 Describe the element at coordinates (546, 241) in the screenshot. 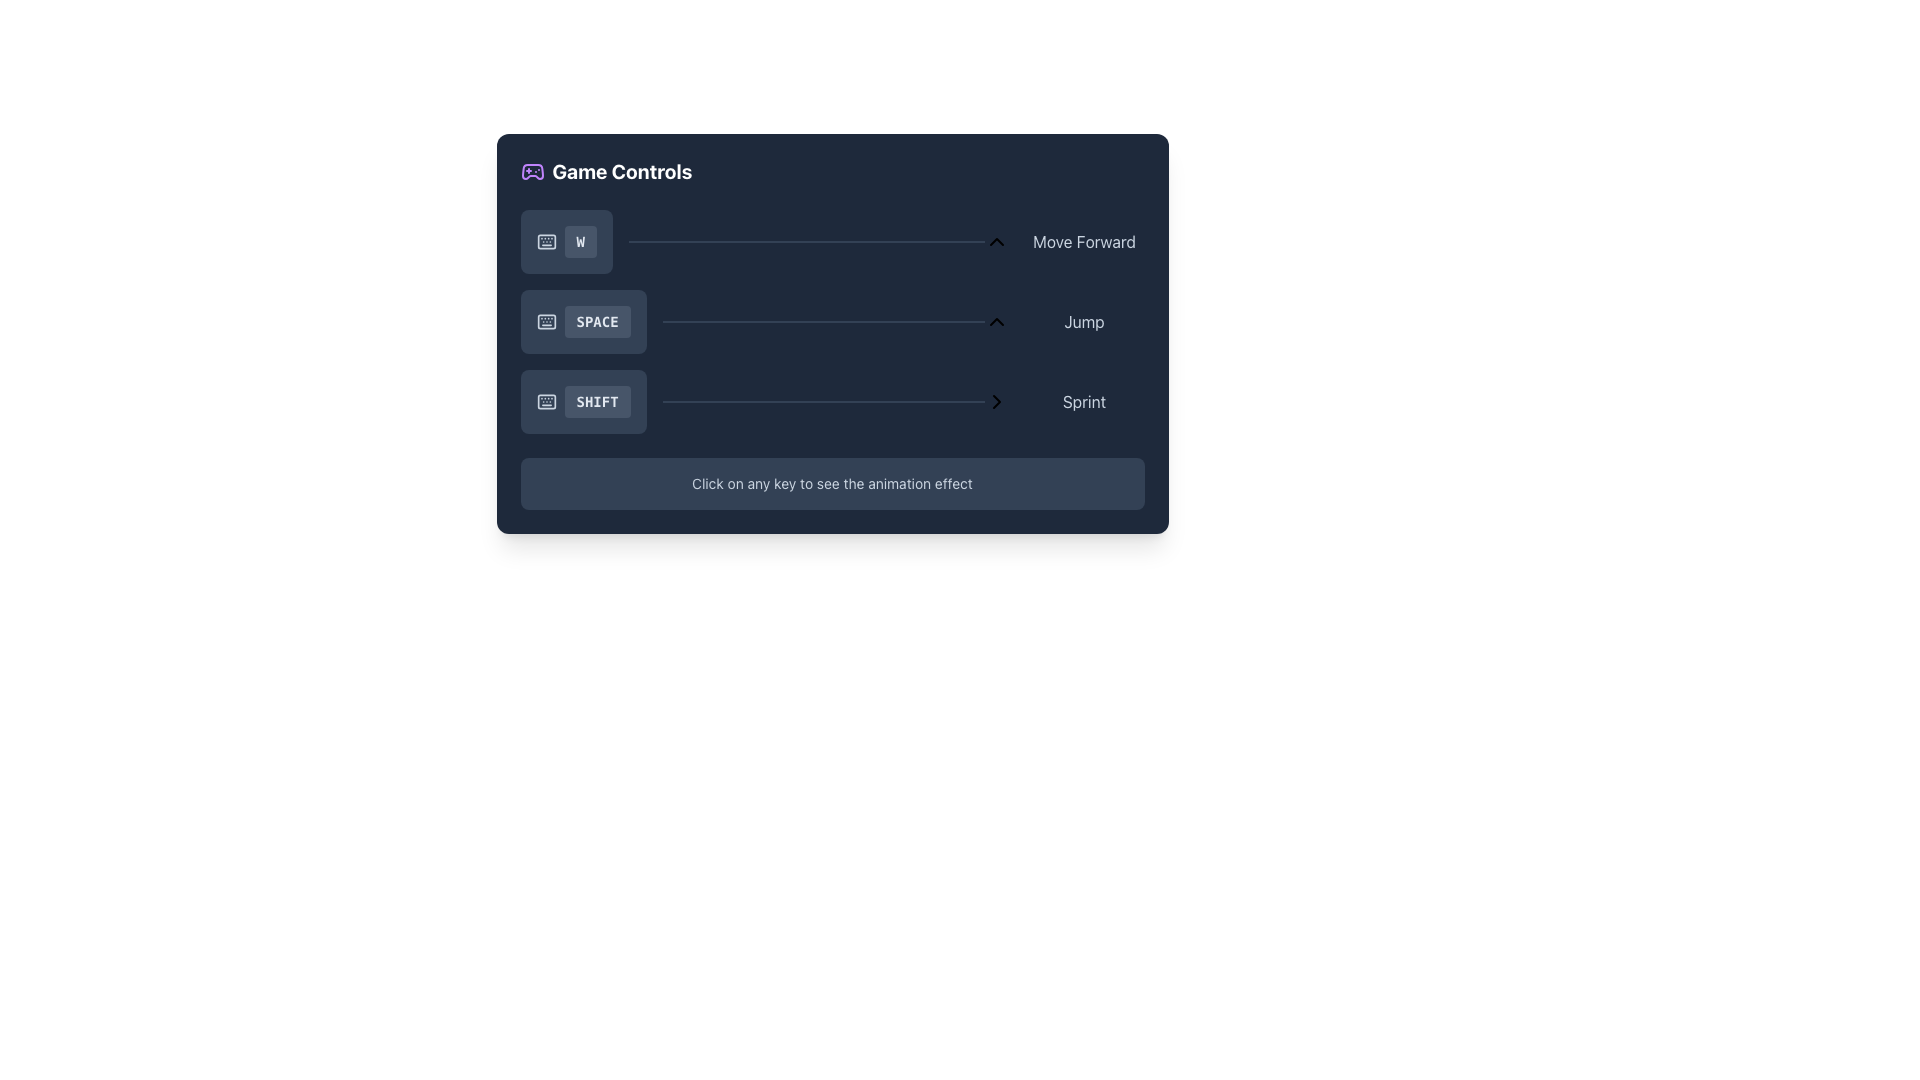

I see `the keyboard icon, which is light gray on a dark background, located to the left of the label 'W' in the game control instructions panel` at that location.